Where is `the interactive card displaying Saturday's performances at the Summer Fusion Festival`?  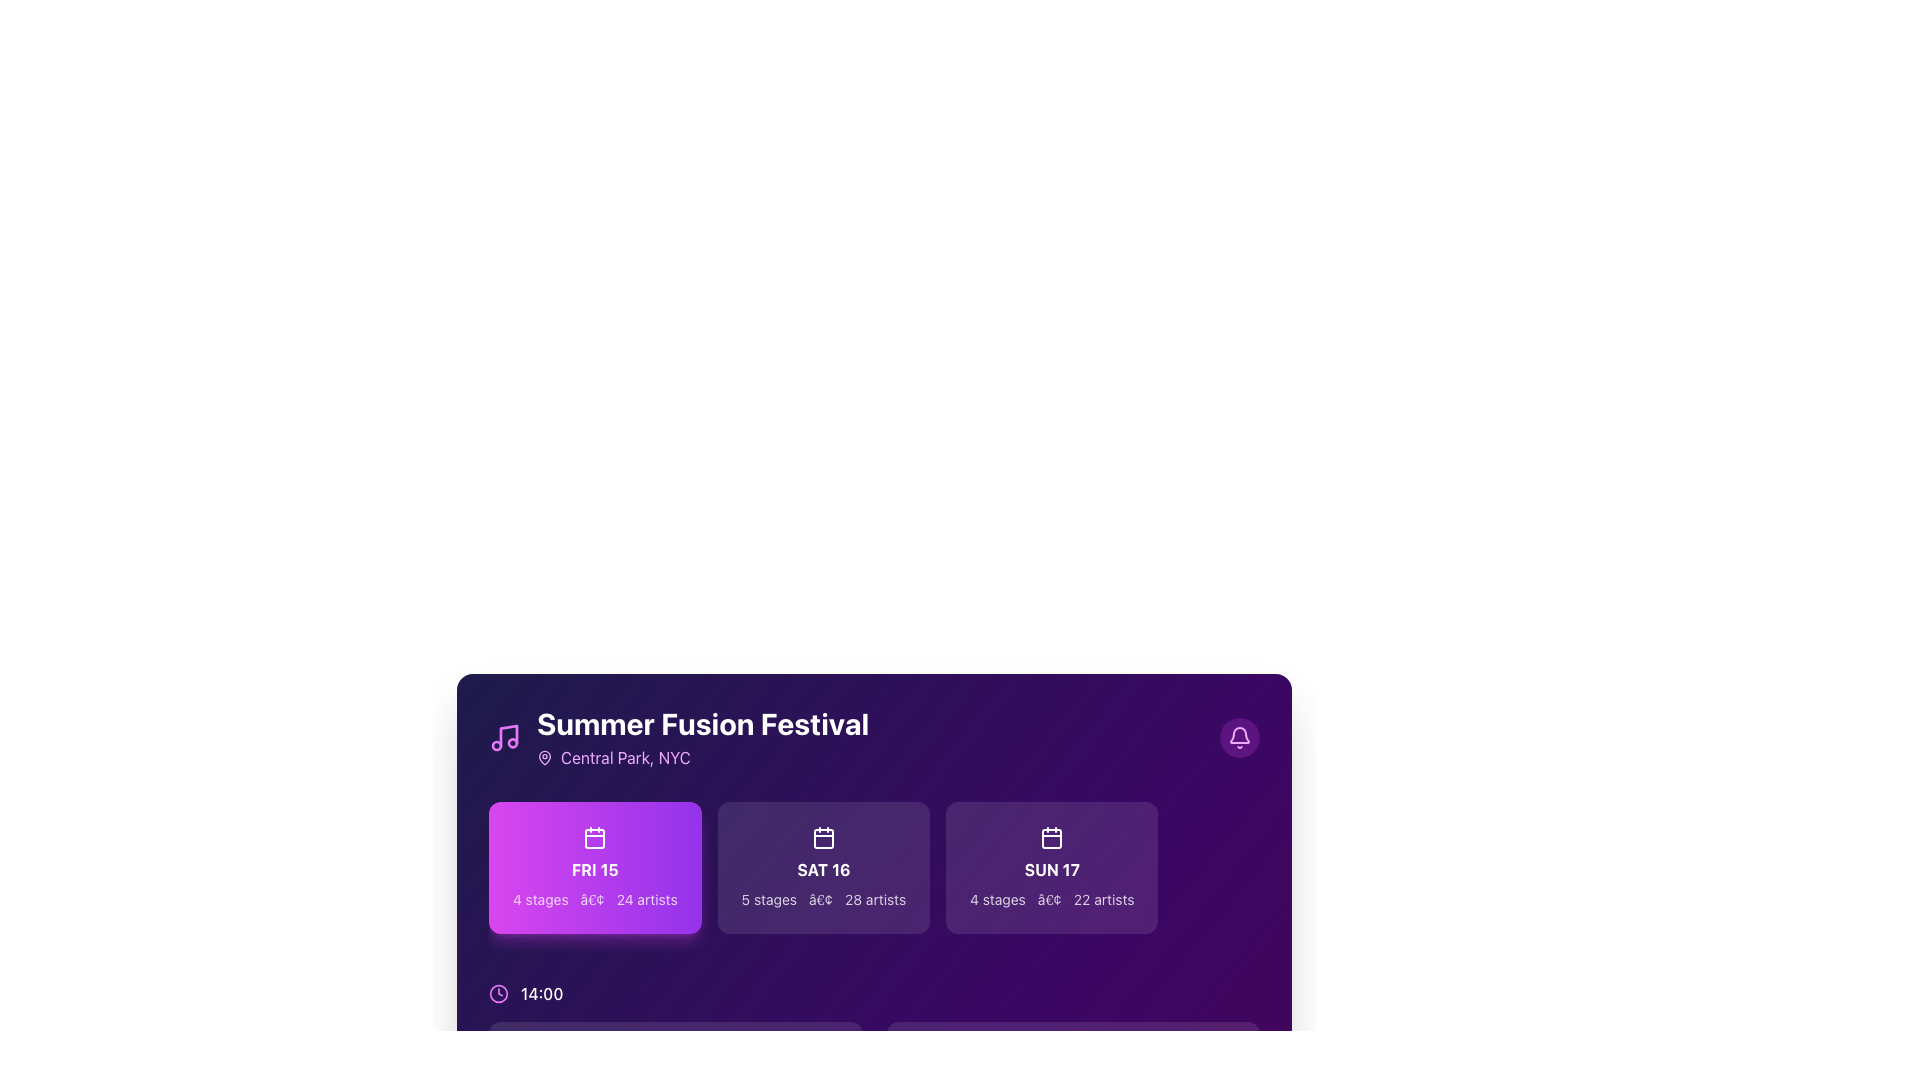 the interactive card displaying Saturday's performances at the Summer Fusion Festival is located at coordinates (874, 874).